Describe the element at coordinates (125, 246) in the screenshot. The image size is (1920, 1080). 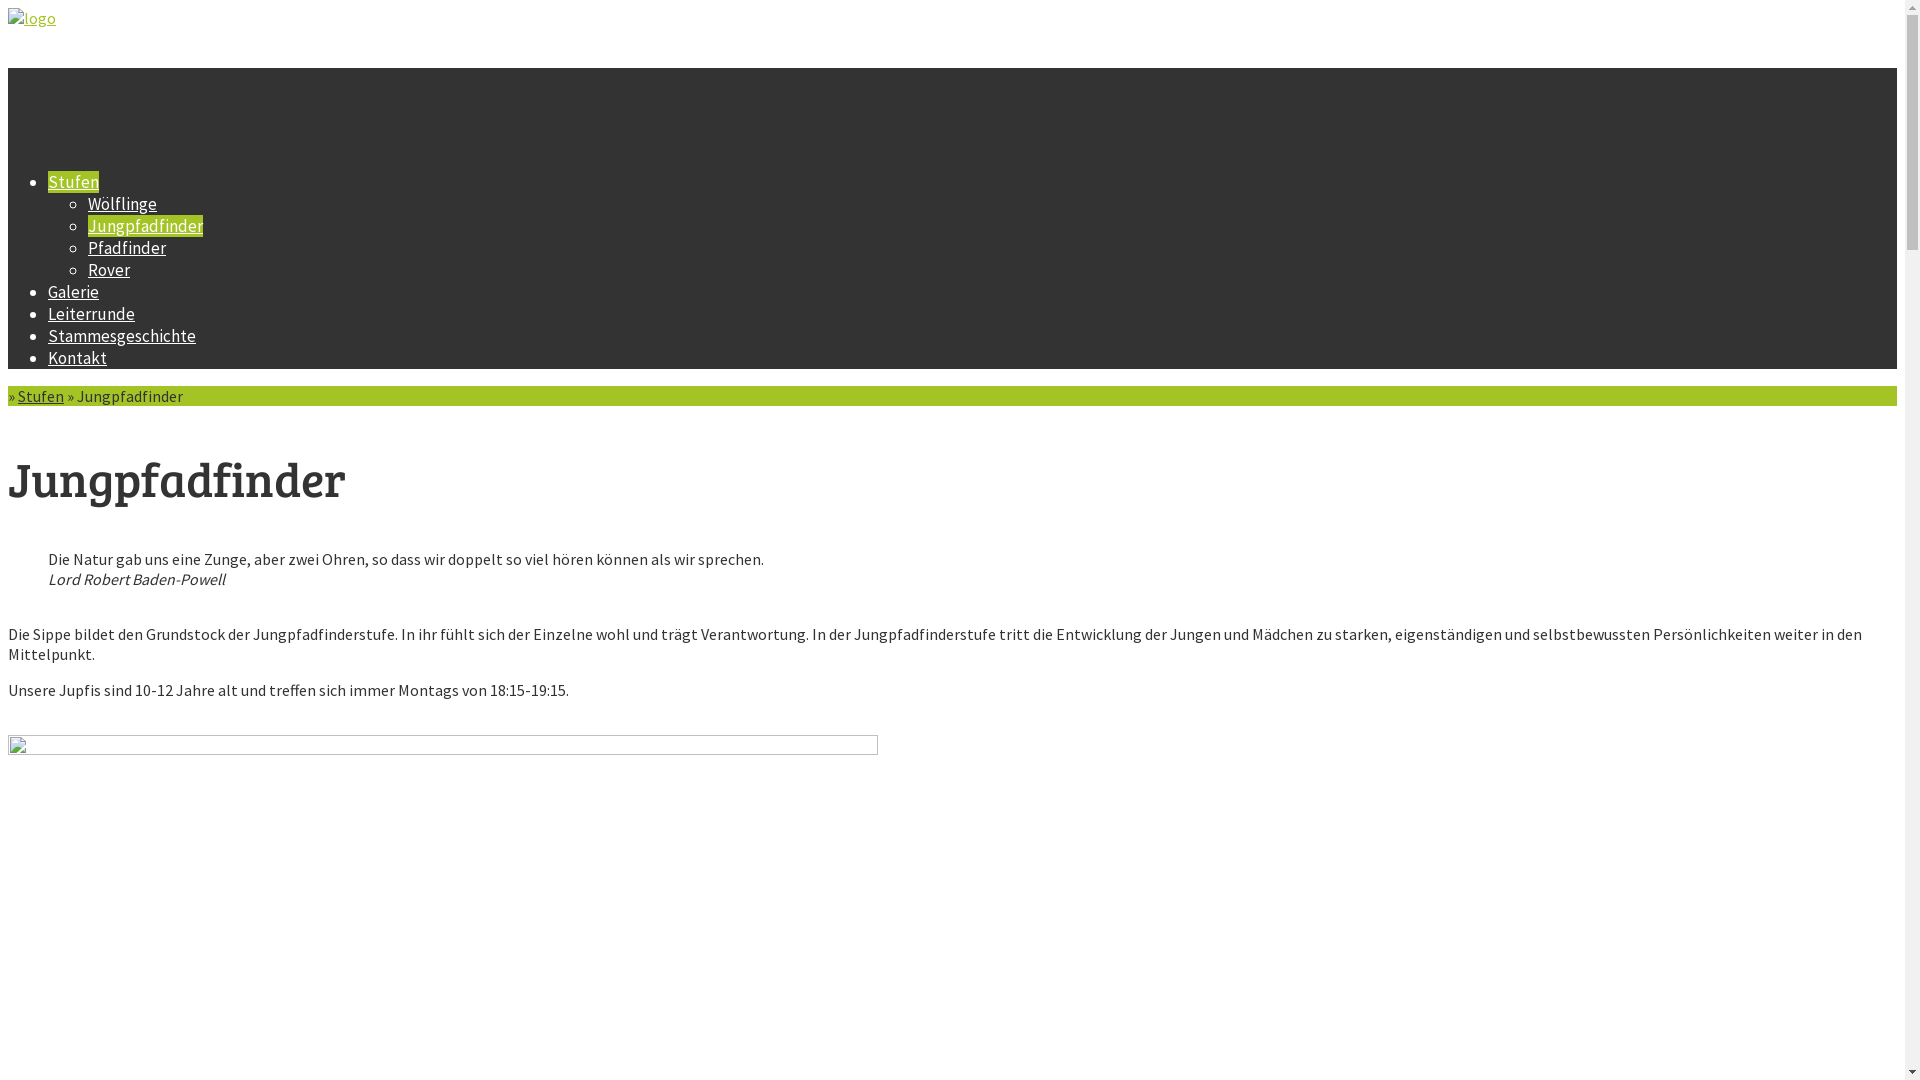
I see `'Pfadfinder'` at that location.